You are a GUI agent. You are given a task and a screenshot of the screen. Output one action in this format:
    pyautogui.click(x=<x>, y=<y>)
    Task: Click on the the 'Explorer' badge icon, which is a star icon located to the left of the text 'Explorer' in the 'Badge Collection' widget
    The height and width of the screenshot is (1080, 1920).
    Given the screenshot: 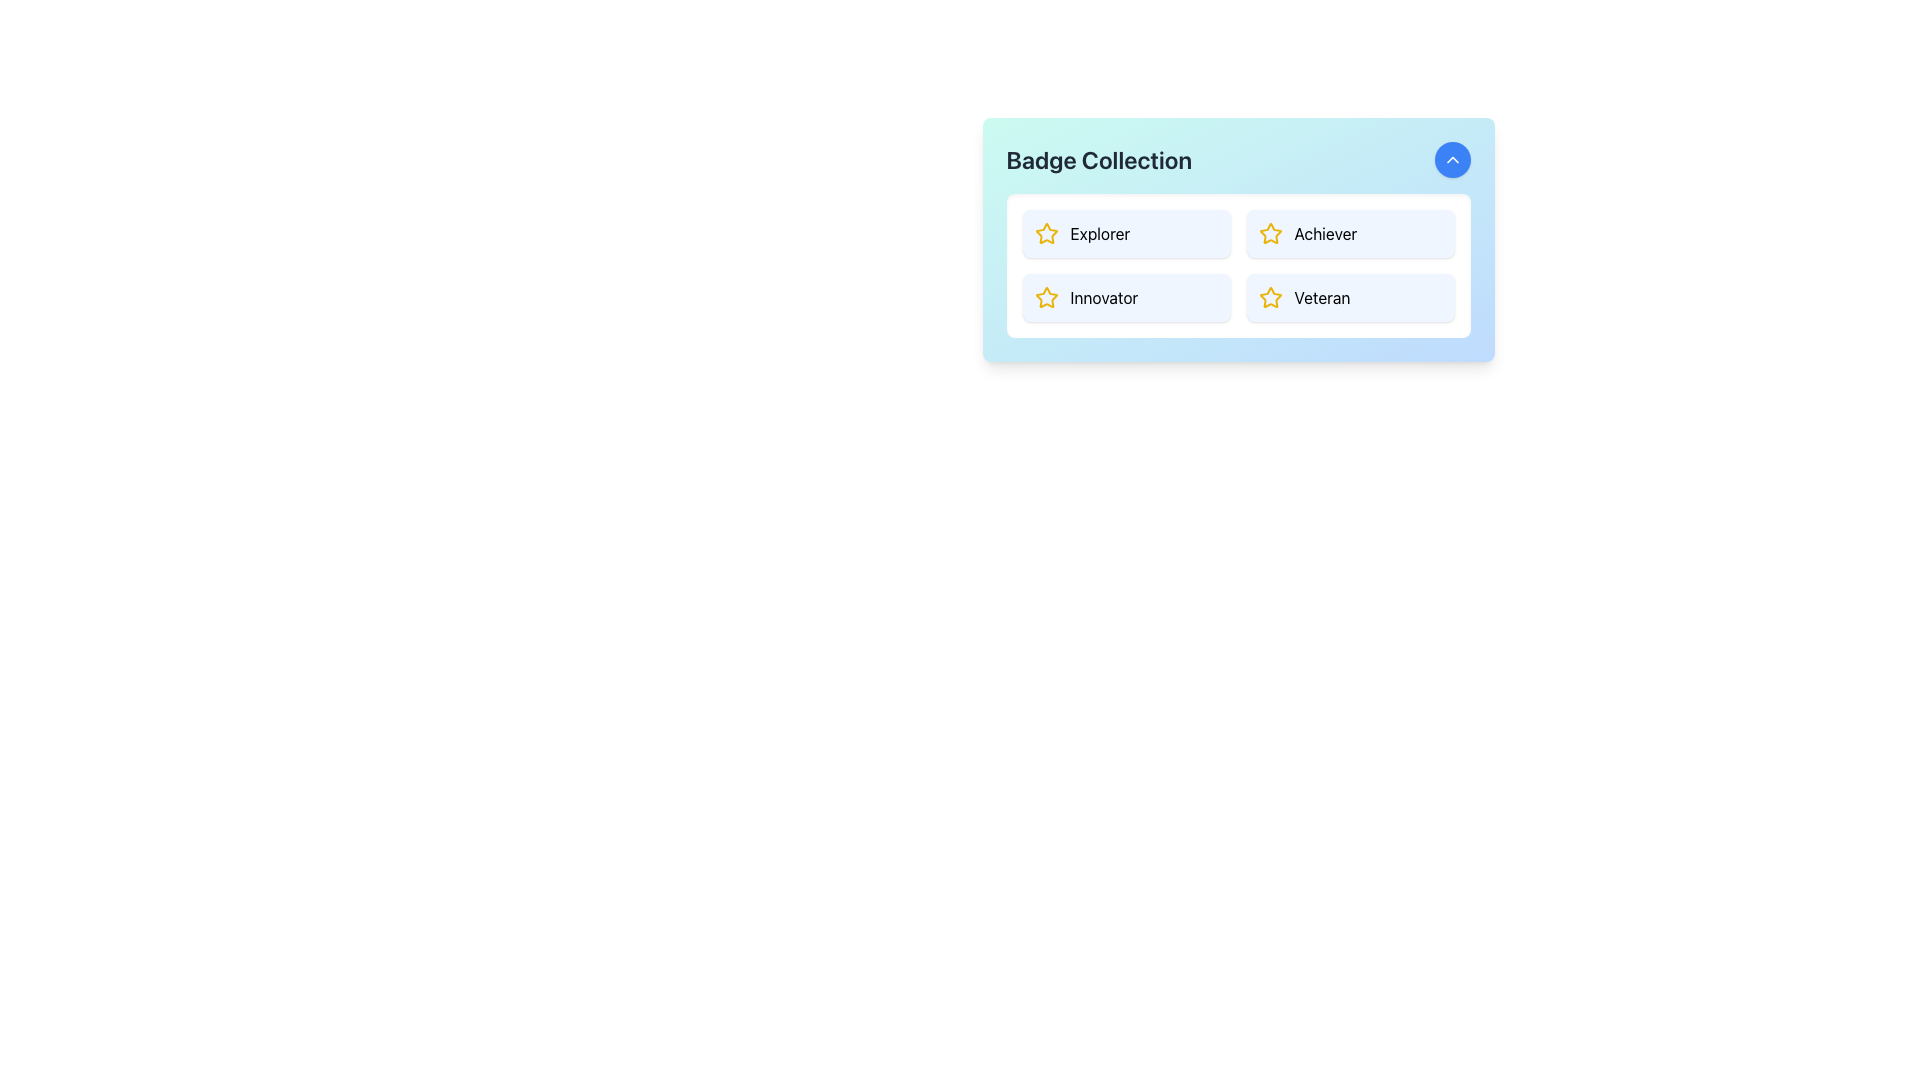 What is the action you would take?
    pyautogui.click(x=1045, y=233)
    